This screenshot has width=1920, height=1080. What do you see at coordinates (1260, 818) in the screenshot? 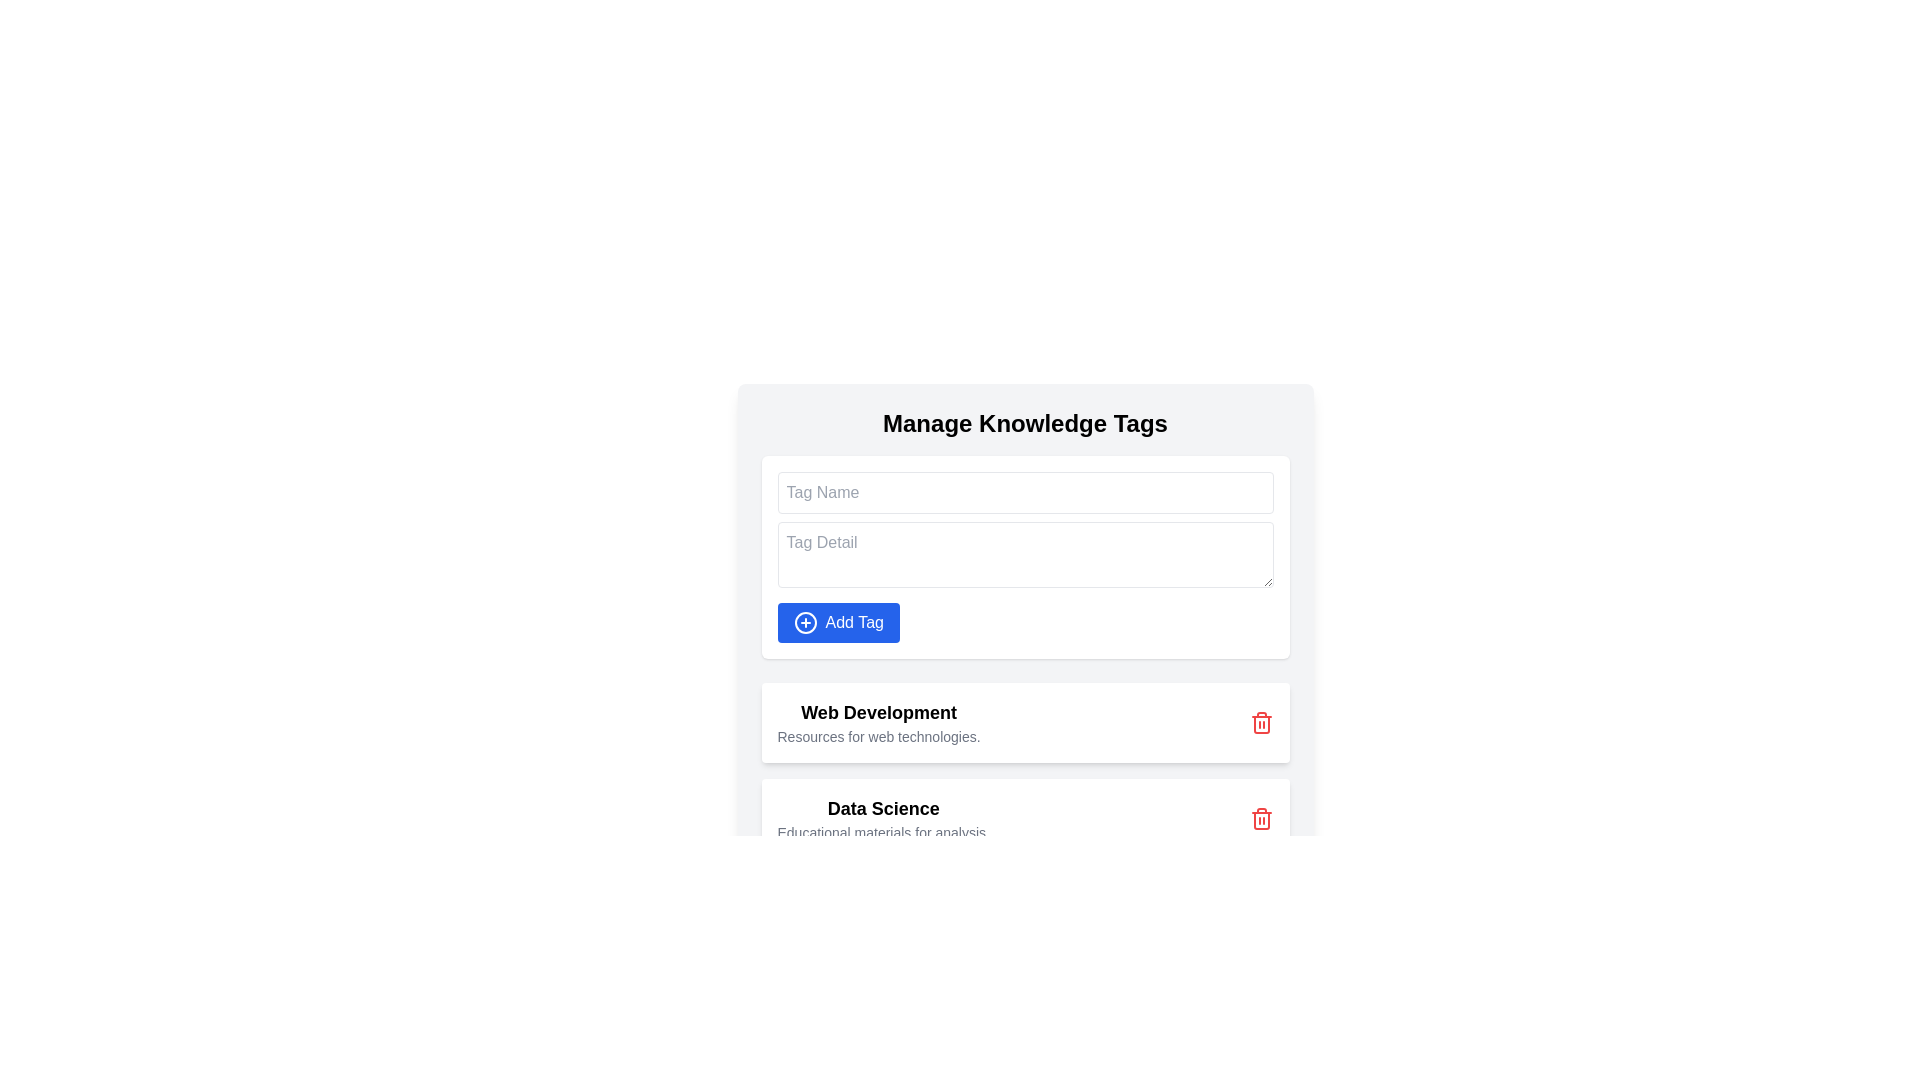
I see `the delete icon button located on the far right side of the 'Data Science Educational materials for analysis' section` at bounding box center [1260, 818].